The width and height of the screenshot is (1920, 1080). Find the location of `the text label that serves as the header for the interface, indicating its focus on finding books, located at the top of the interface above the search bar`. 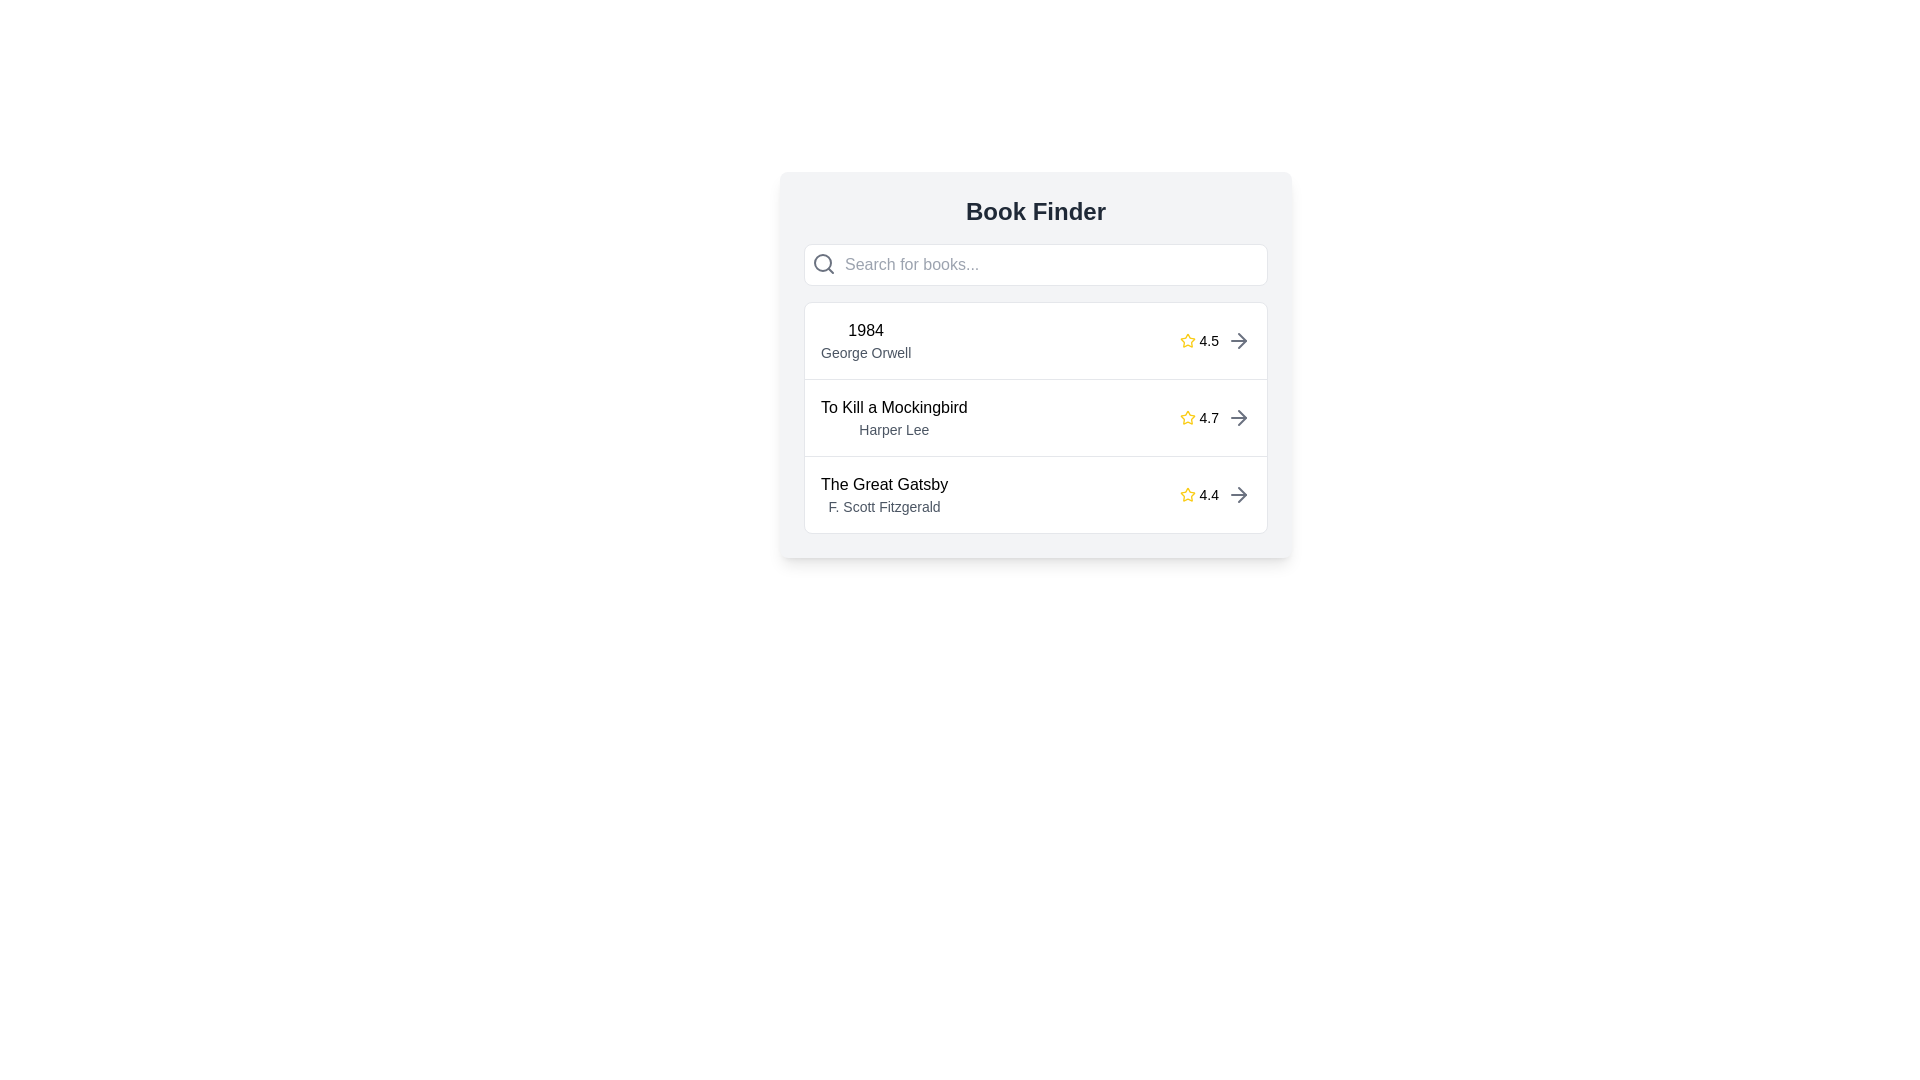

the text label that serves as the header for the interface, indicating its focus on finding books, located at the top of the interface above the search bar is located at coordinates (1036, 212).